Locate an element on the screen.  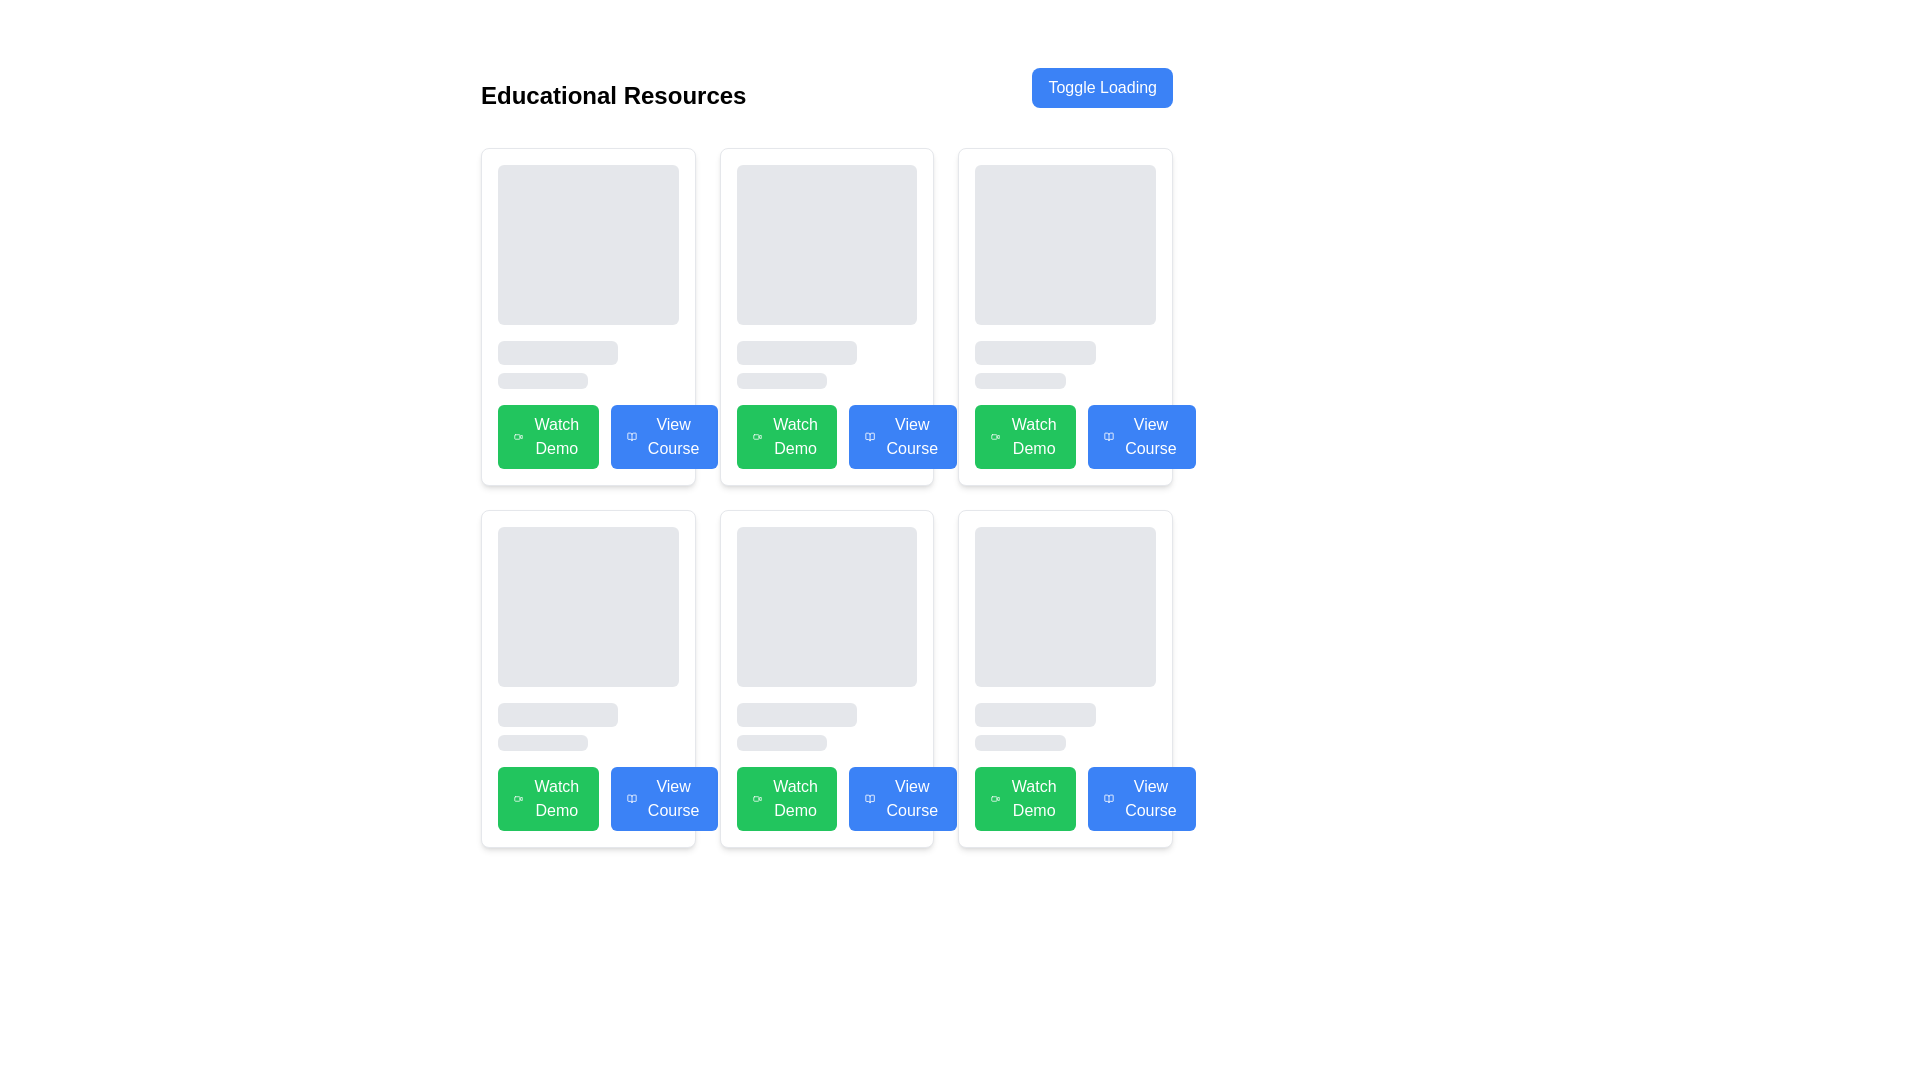
the second button labeled 'View Course' in the educational resources panel is located at coordinates (664, 435).